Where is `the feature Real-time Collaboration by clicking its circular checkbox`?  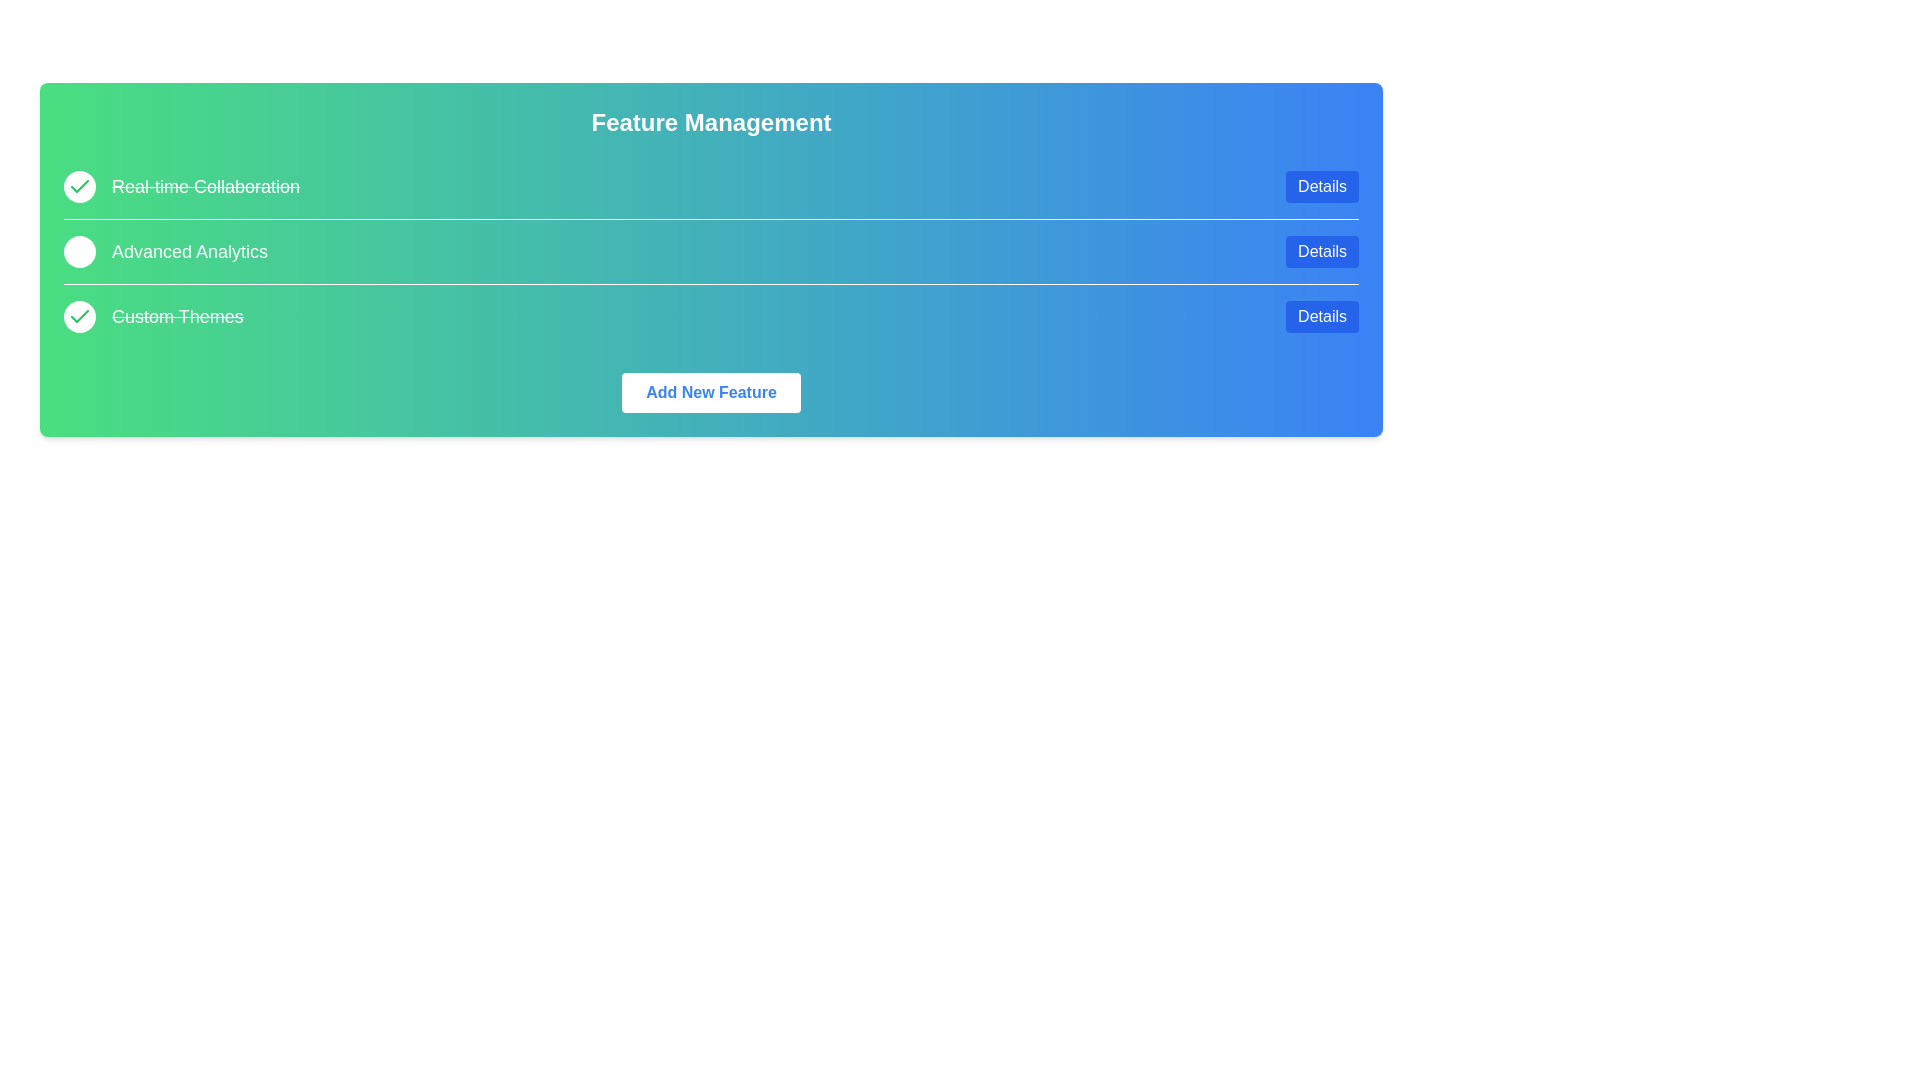 the feature Real-time Collaboration by clicking its circular checkbox is located at coordinates (80, 186).